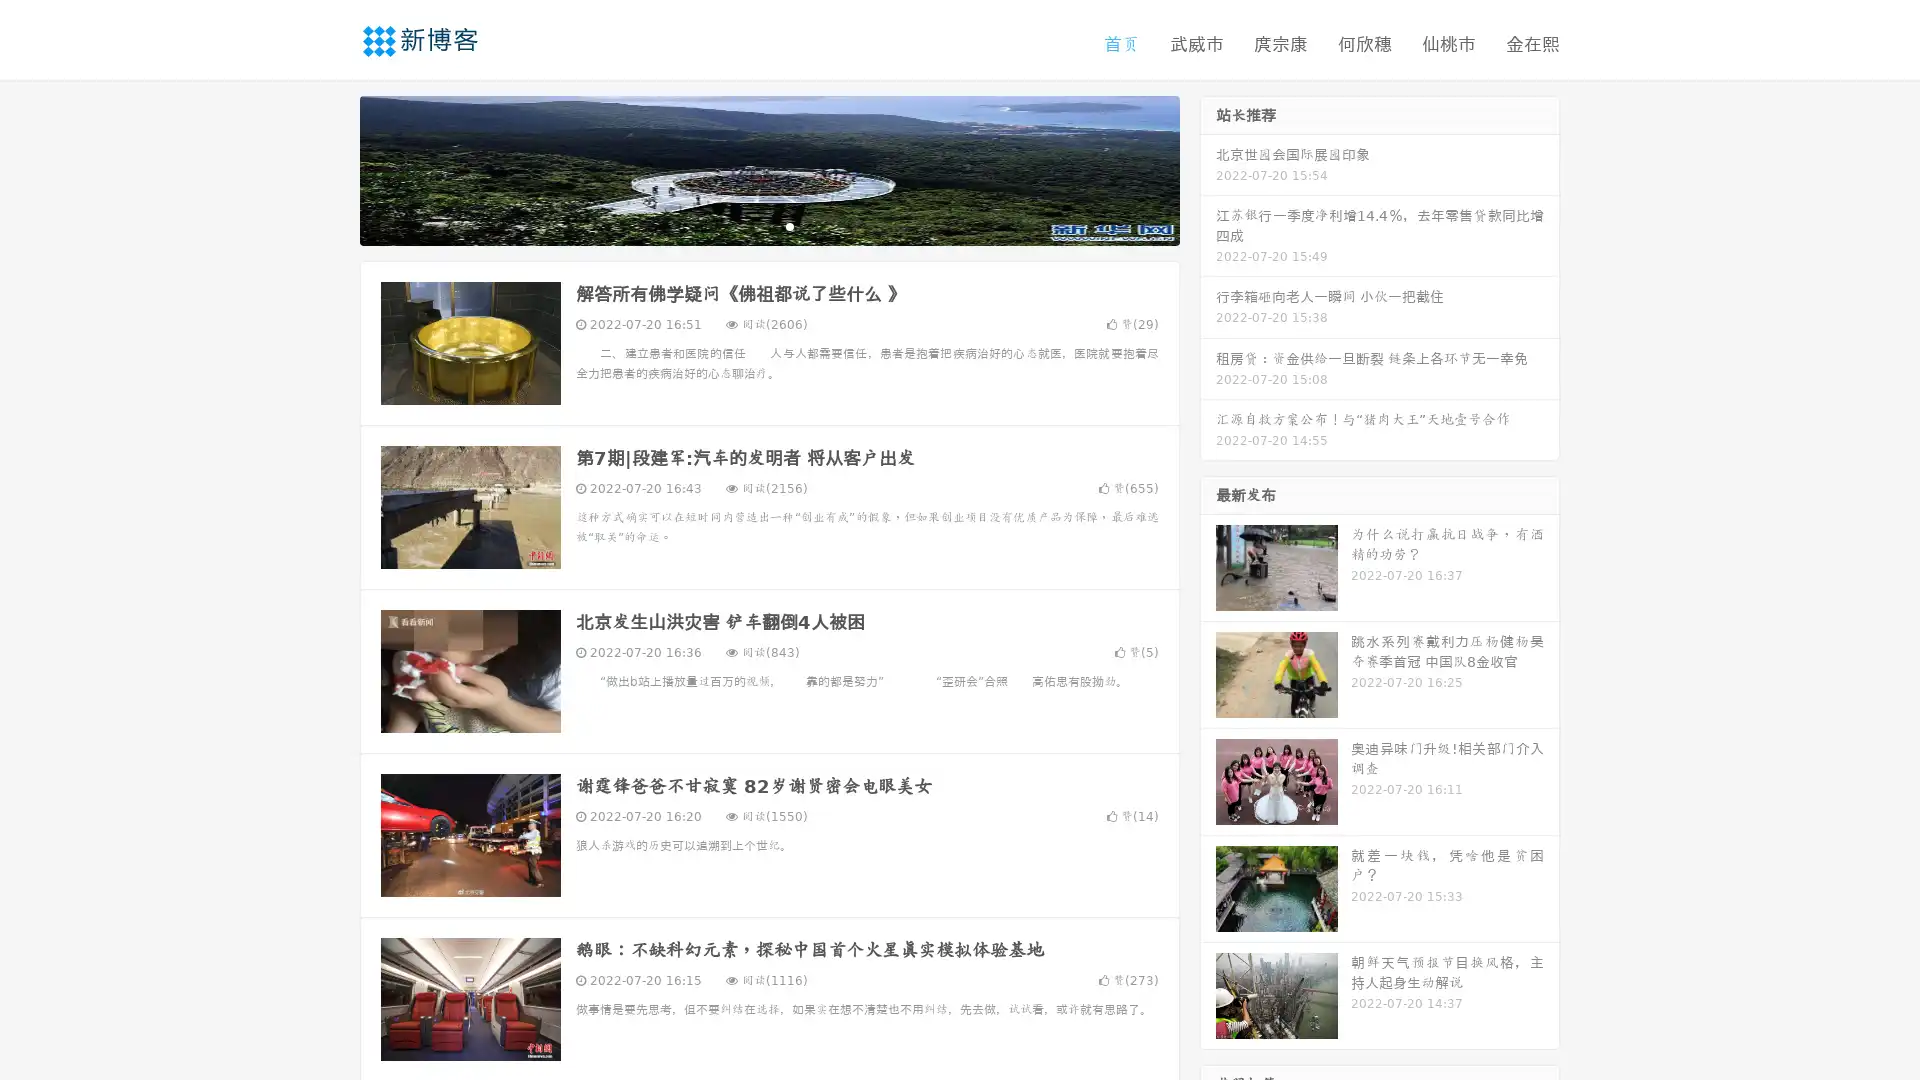 The height and width of the screenshot is (1080, 1920). Describe the element at coordinates (748, 225) in the screenshot. I see `Go to slide 1` at that location.